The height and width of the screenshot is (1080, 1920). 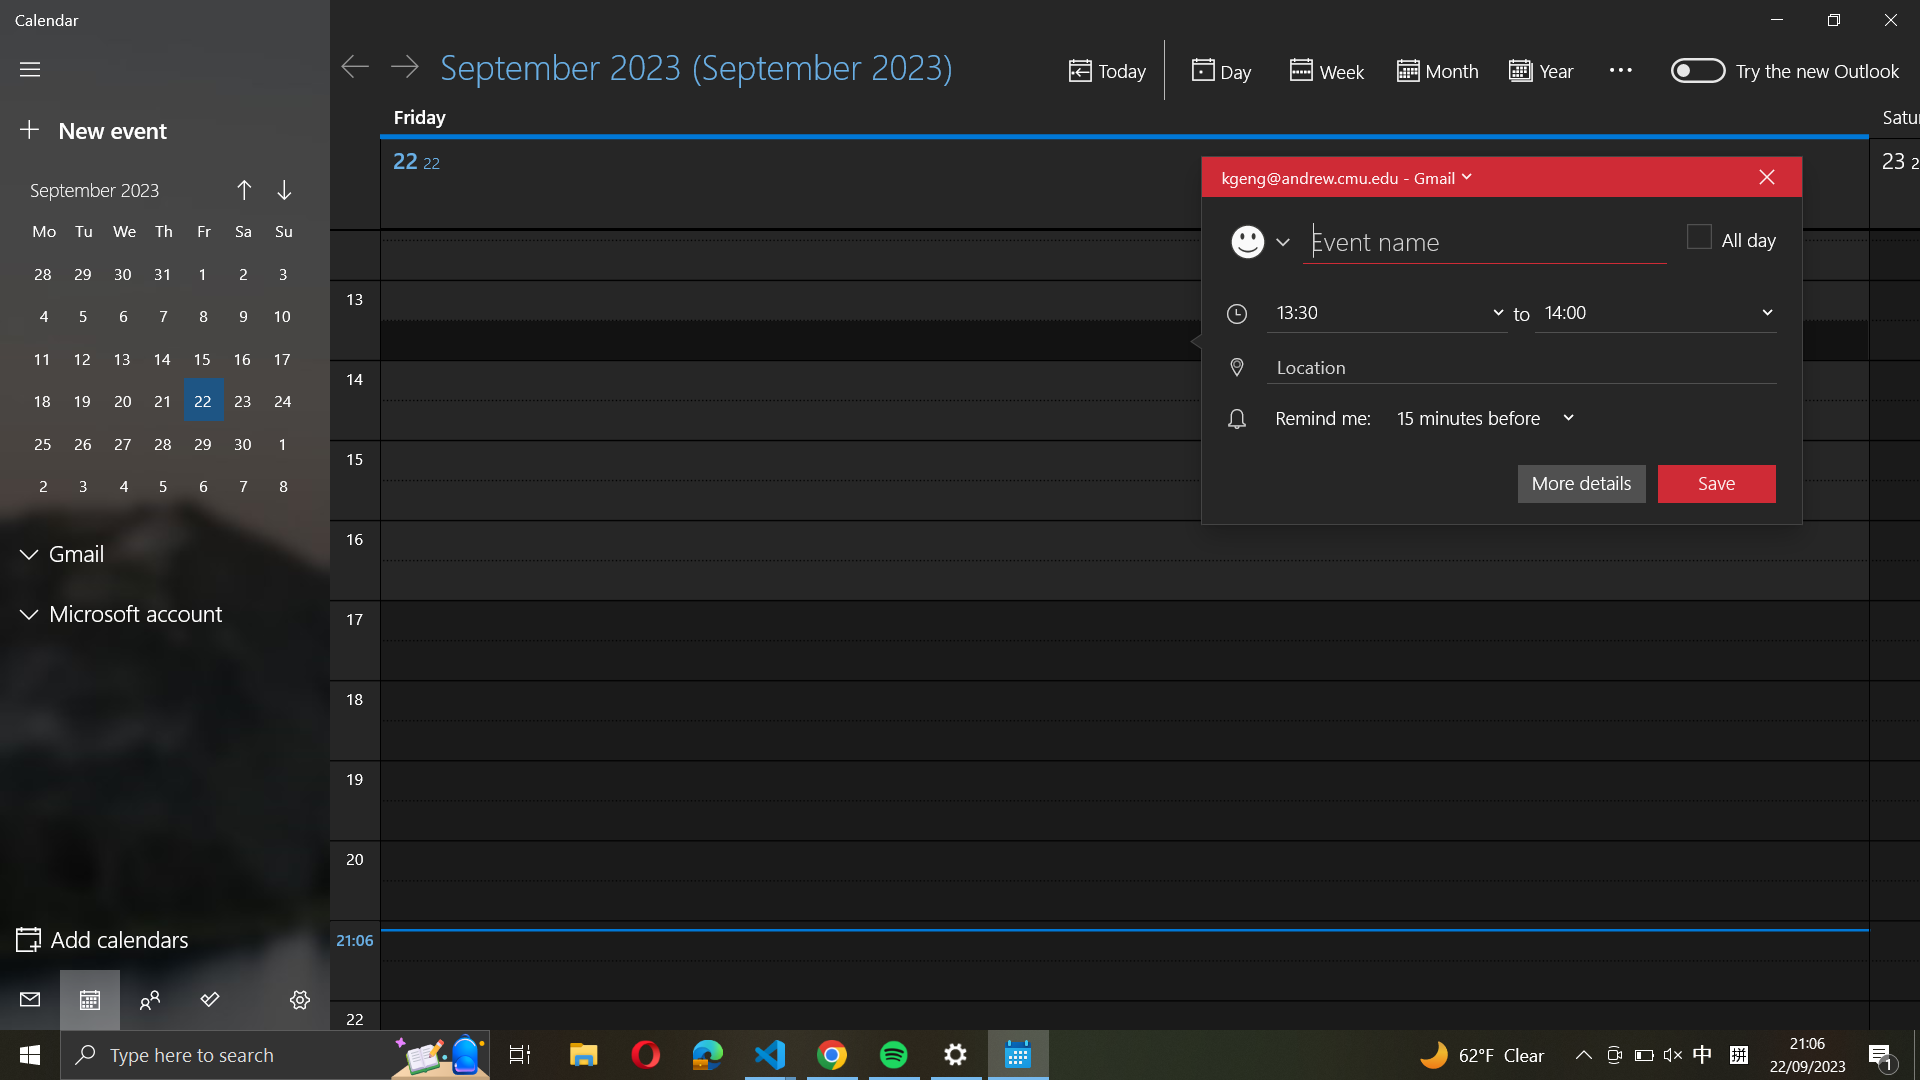 I want to click on Switch to the present date in the calendar, so click(x=1105, y=71).